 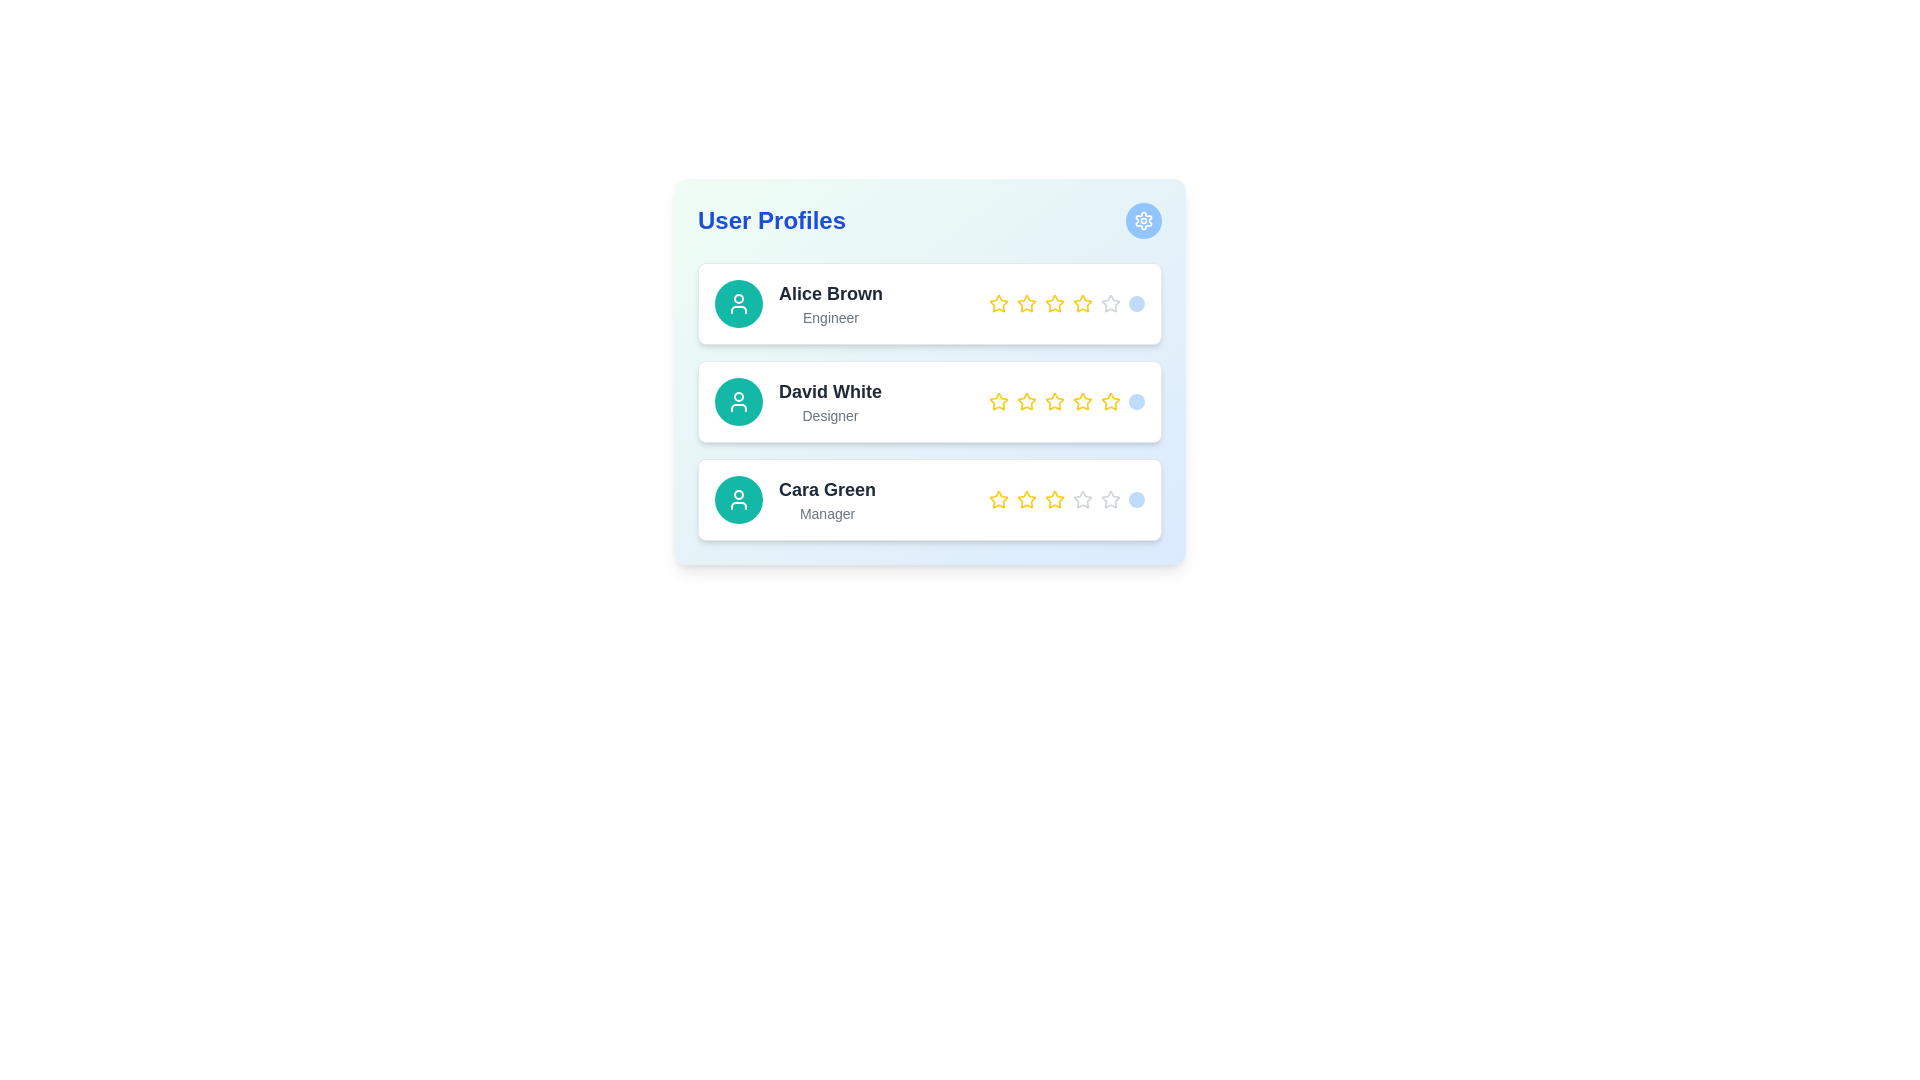 I want to click on the user profile icon located on the left side of the first user's information card in the 'User Profiles' list for quick identification, so click(x=738, y=304).